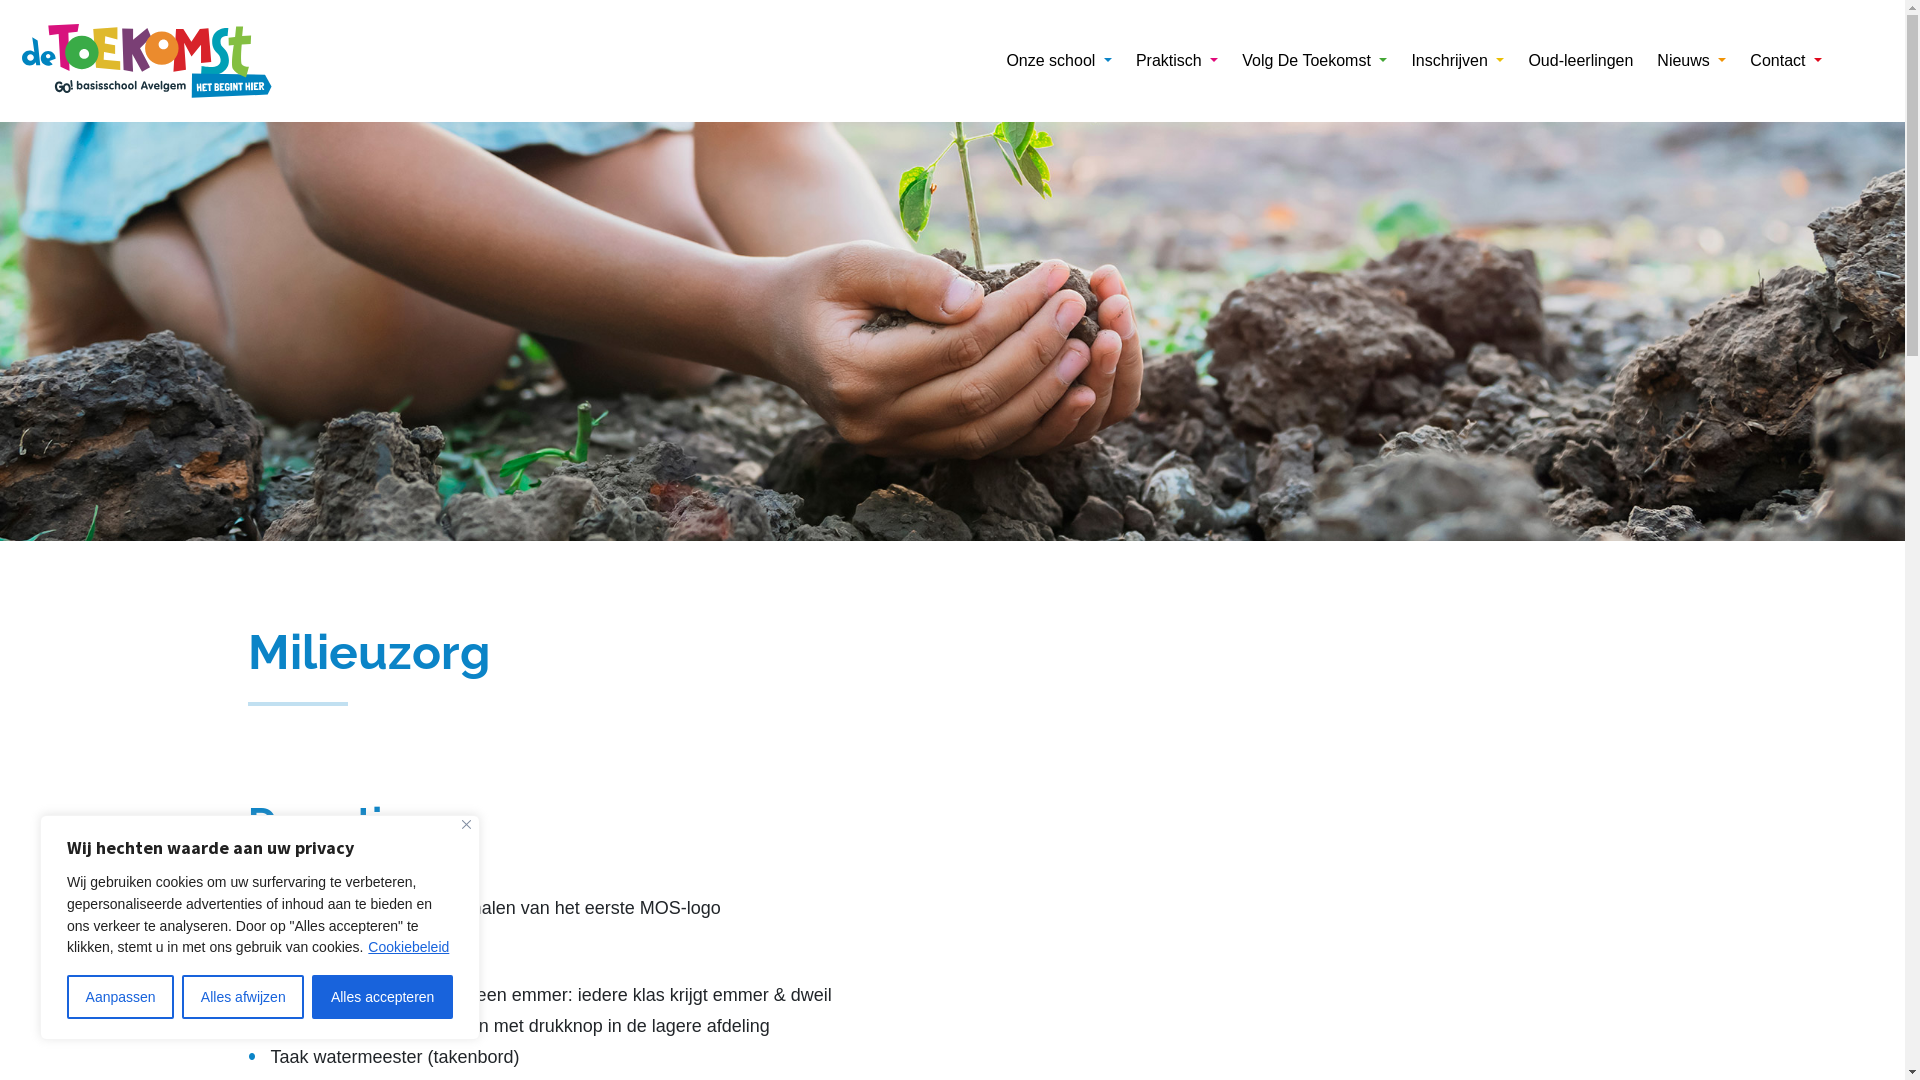  I want to click on 'Oud-leerlingen', so click(1579, 60).